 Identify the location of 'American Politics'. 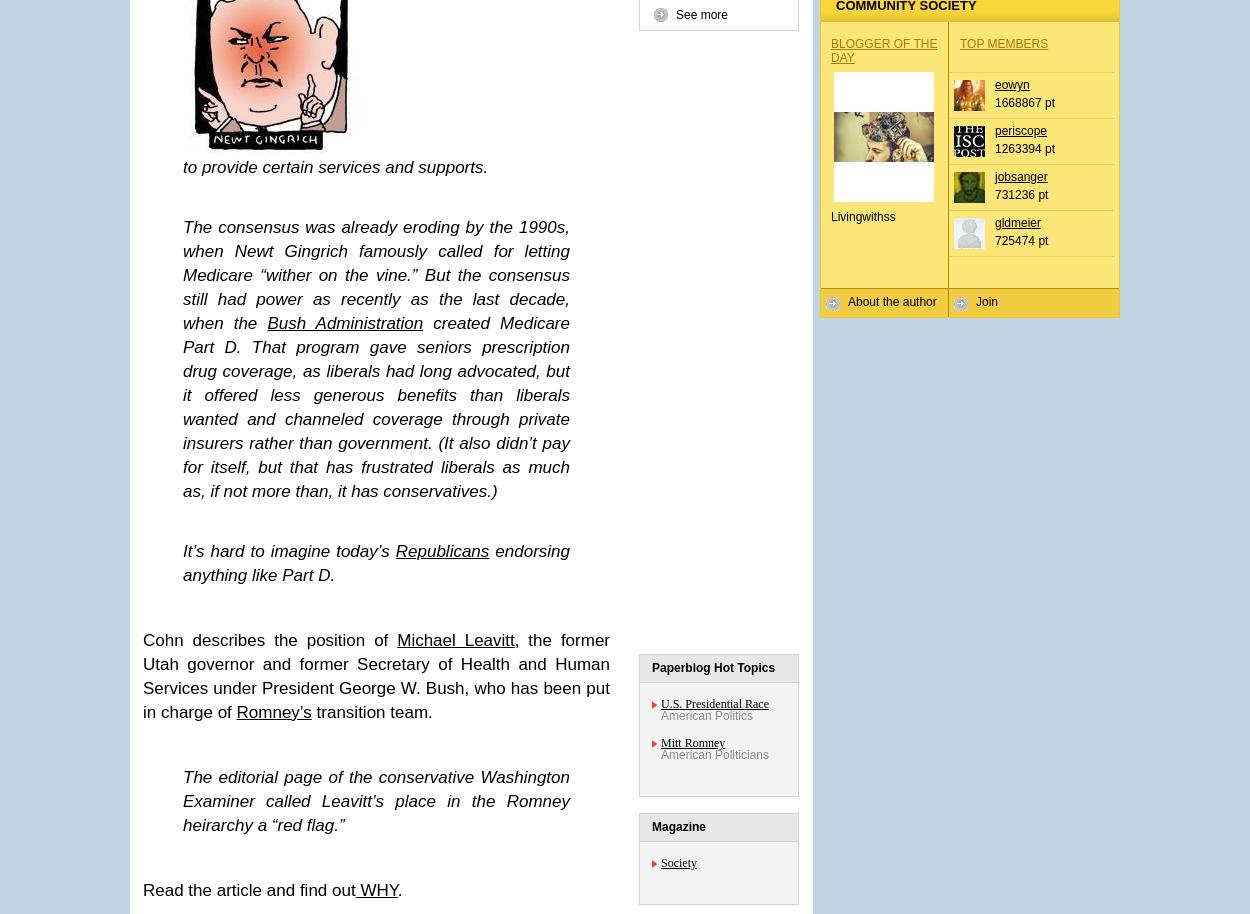
(706, 715).